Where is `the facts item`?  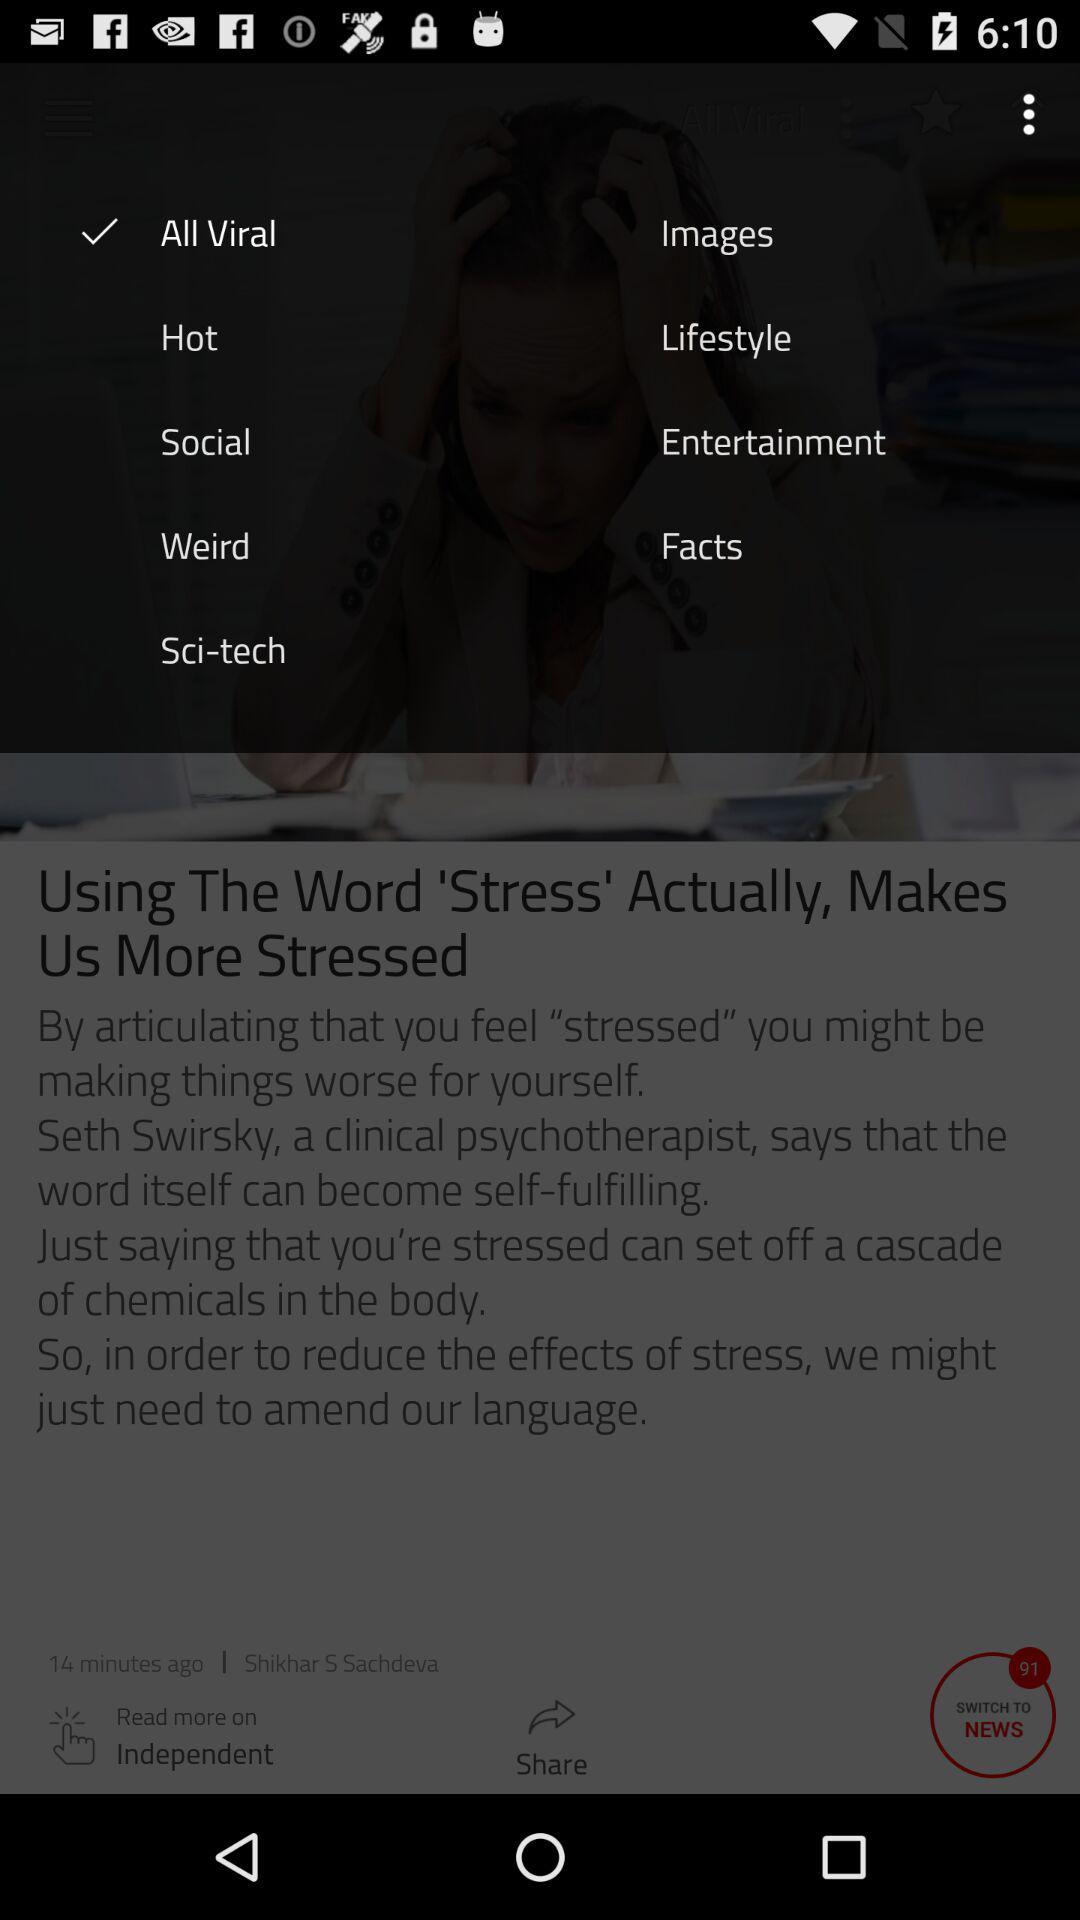 the facts item is located at coordinates (701, 543).